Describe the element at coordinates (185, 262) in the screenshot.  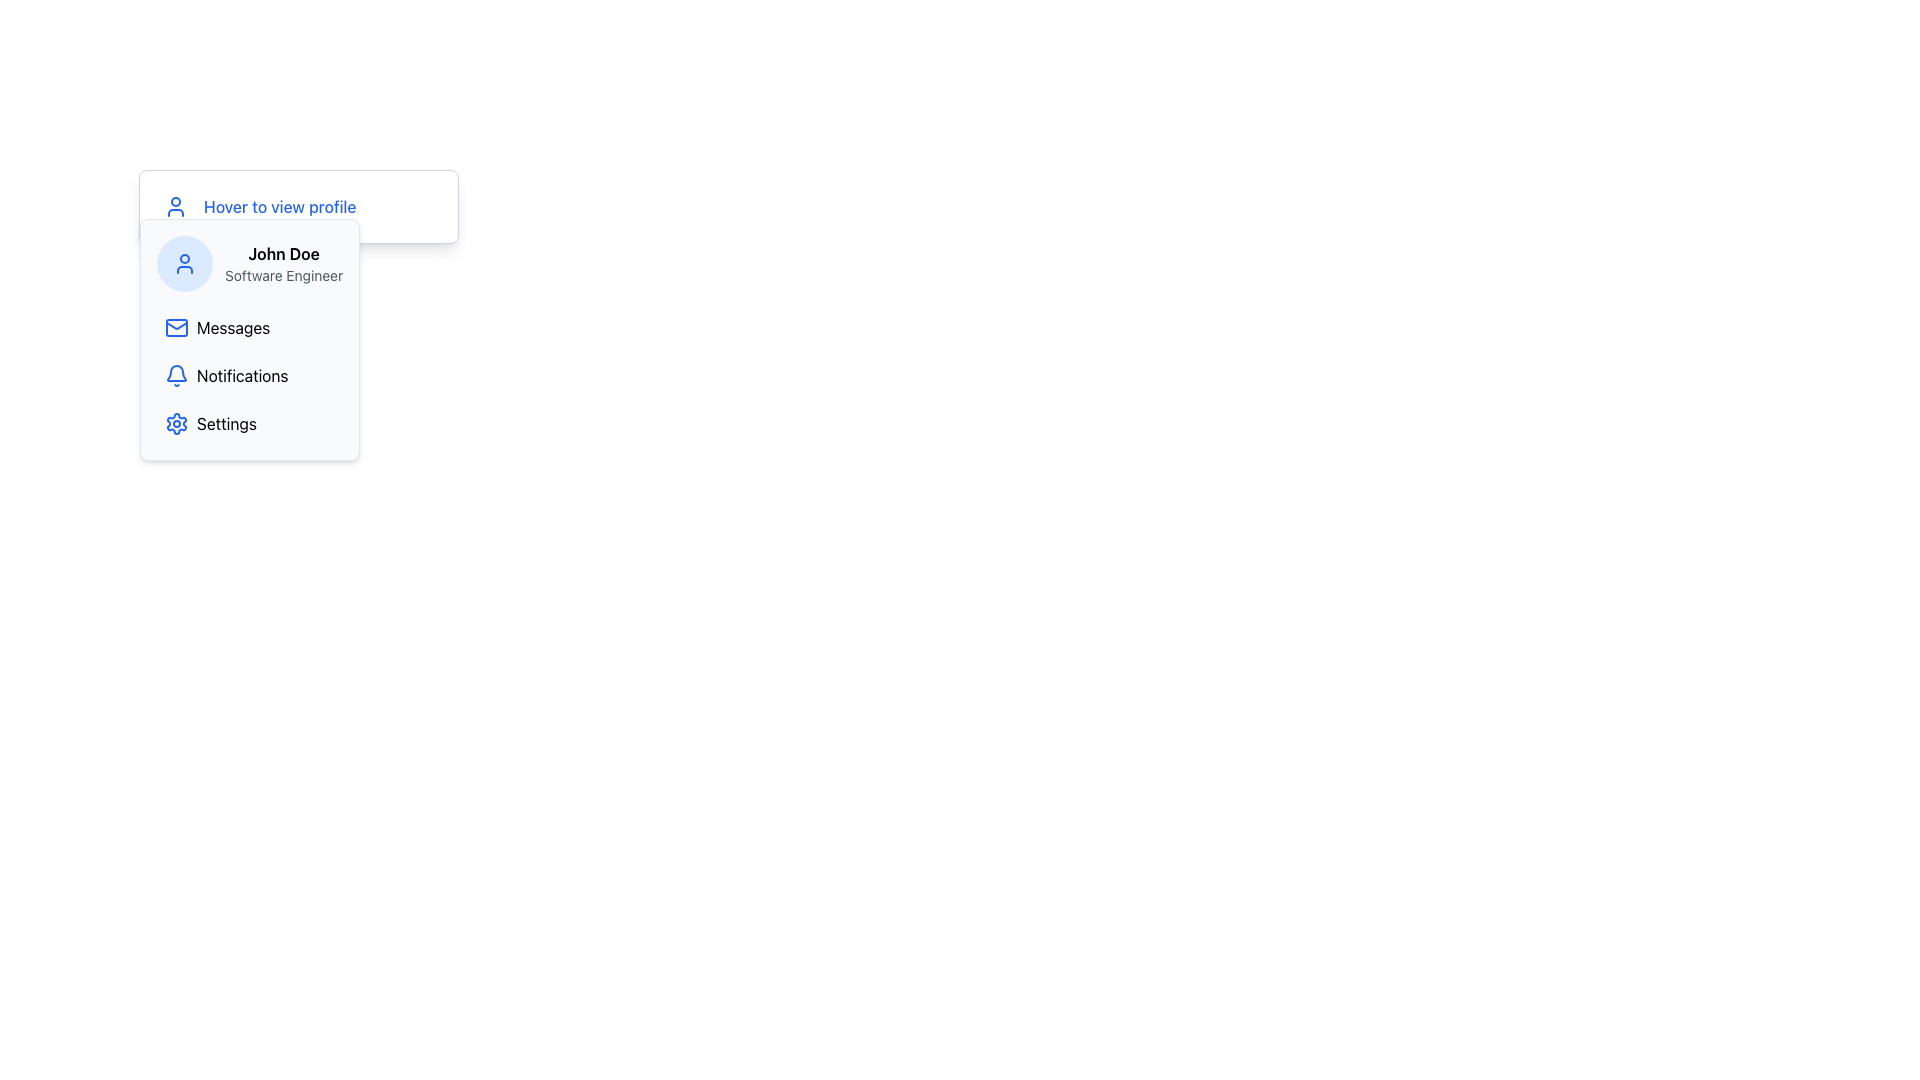
I see `the circular avatar icon with a pale blue background and a darker blue user outline, located to the left of the text 'John Doe Software Engineer'` at that location.